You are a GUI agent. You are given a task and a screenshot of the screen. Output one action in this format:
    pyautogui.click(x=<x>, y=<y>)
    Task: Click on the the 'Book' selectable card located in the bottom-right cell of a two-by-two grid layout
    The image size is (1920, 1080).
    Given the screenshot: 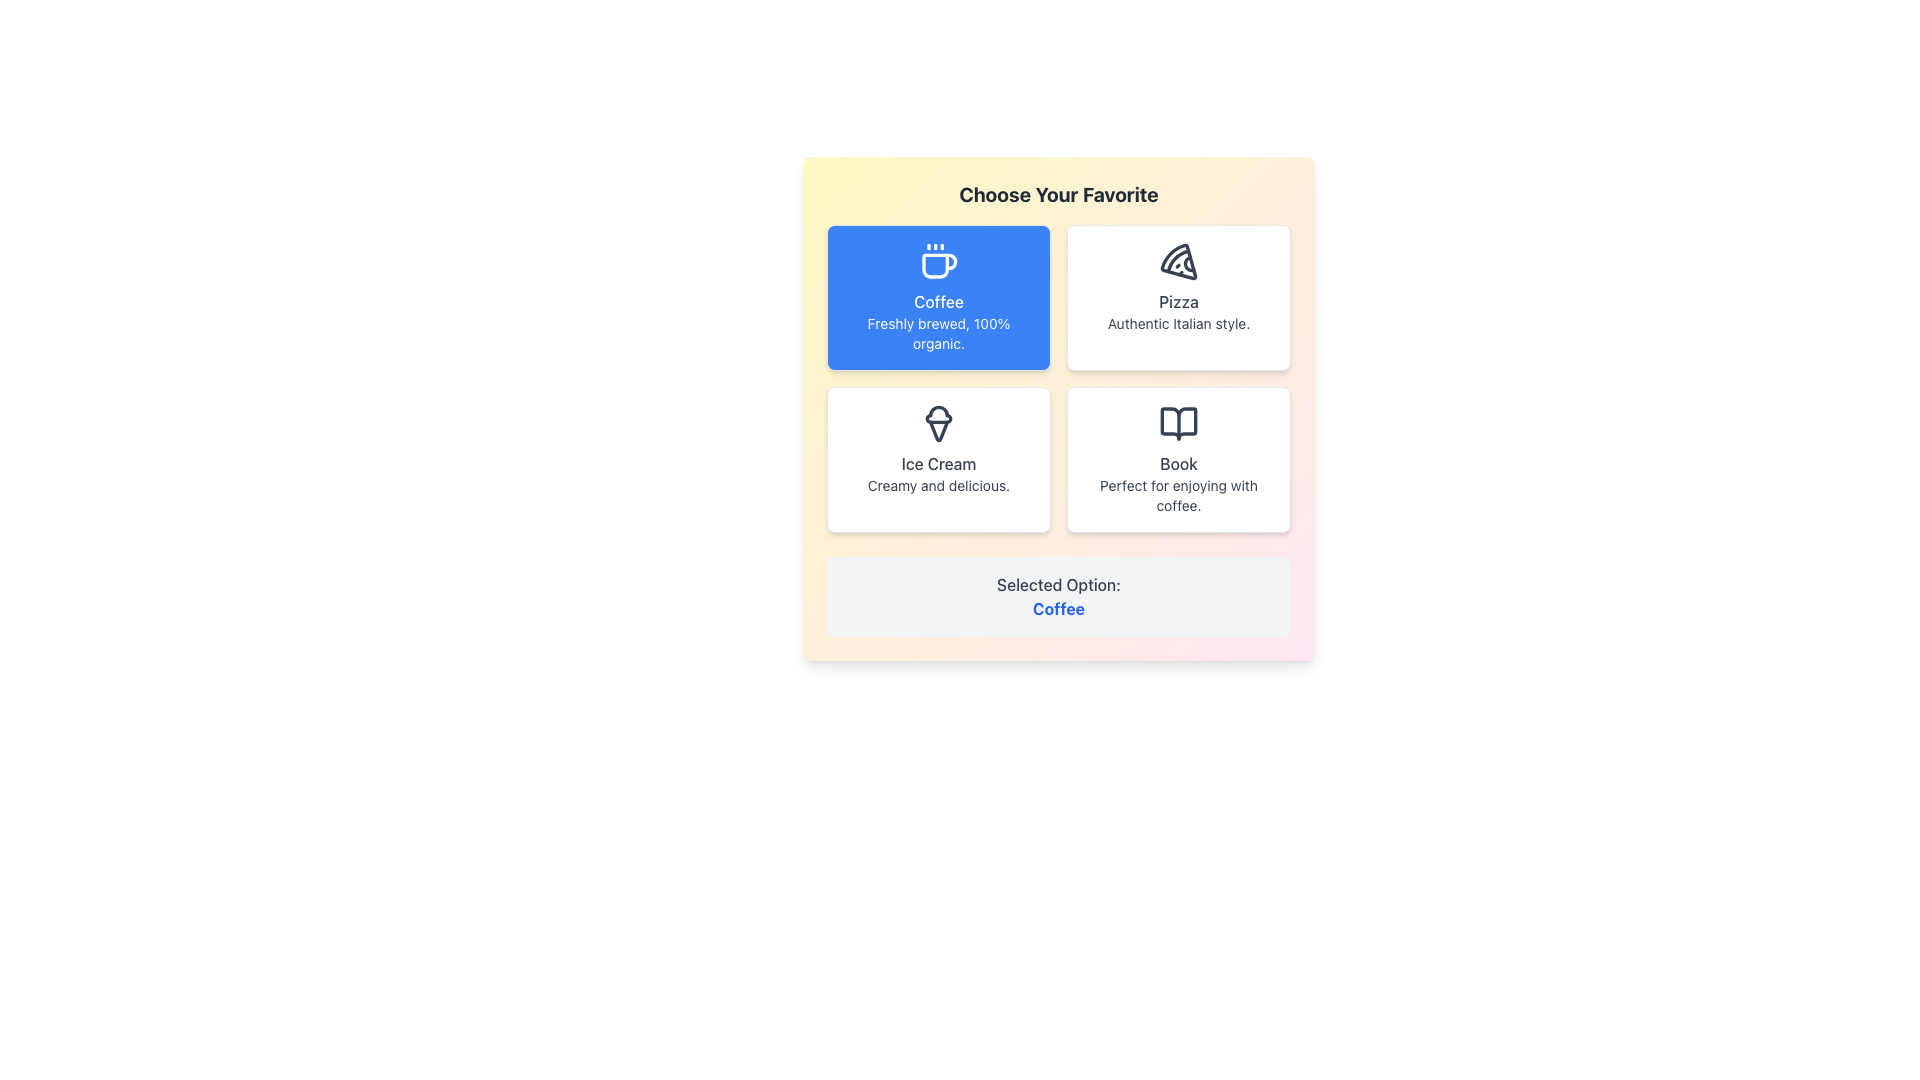 What is the action you would take?
    pyautogui.click(x=1179, y=459)
    